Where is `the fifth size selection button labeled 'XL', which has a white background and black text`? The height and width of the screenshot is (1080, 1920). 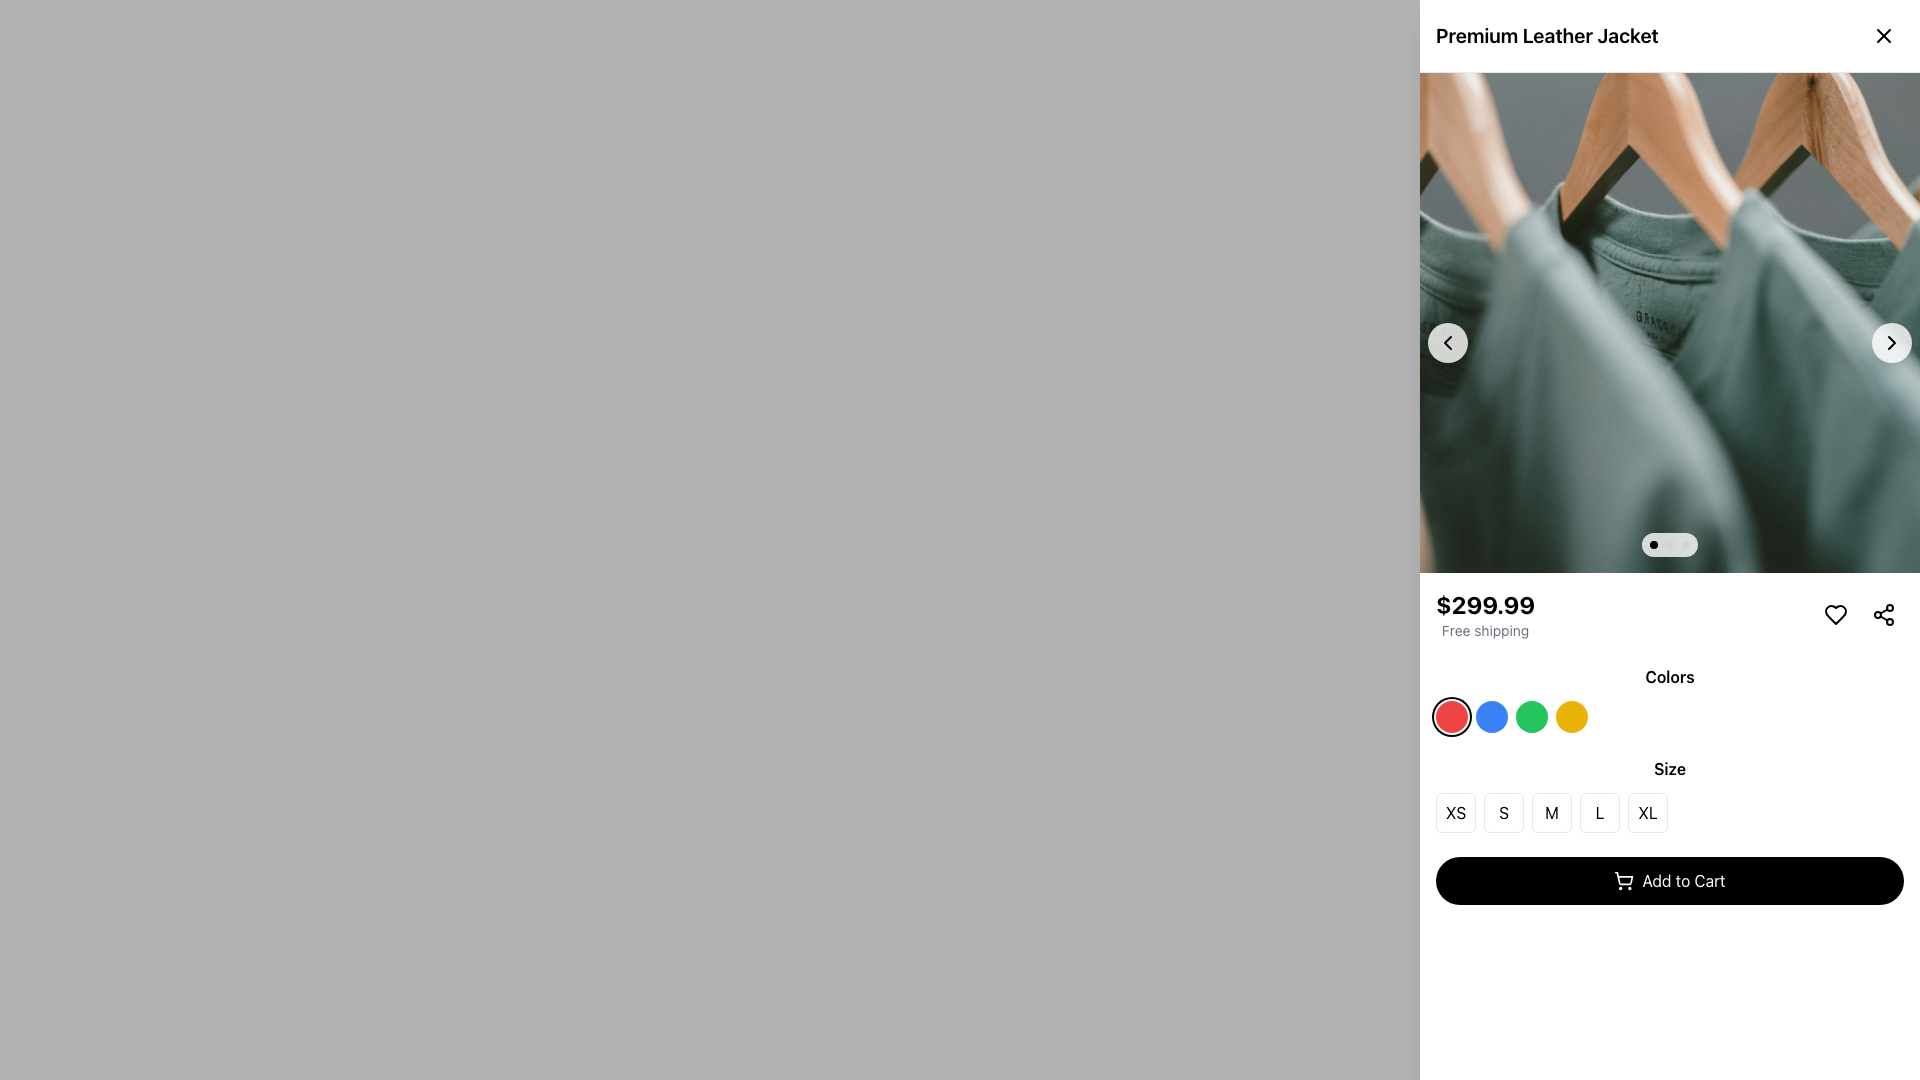
the fifth size selection button labeled 'XL', which has a white background and black text is located at coordinates (1647, 813).